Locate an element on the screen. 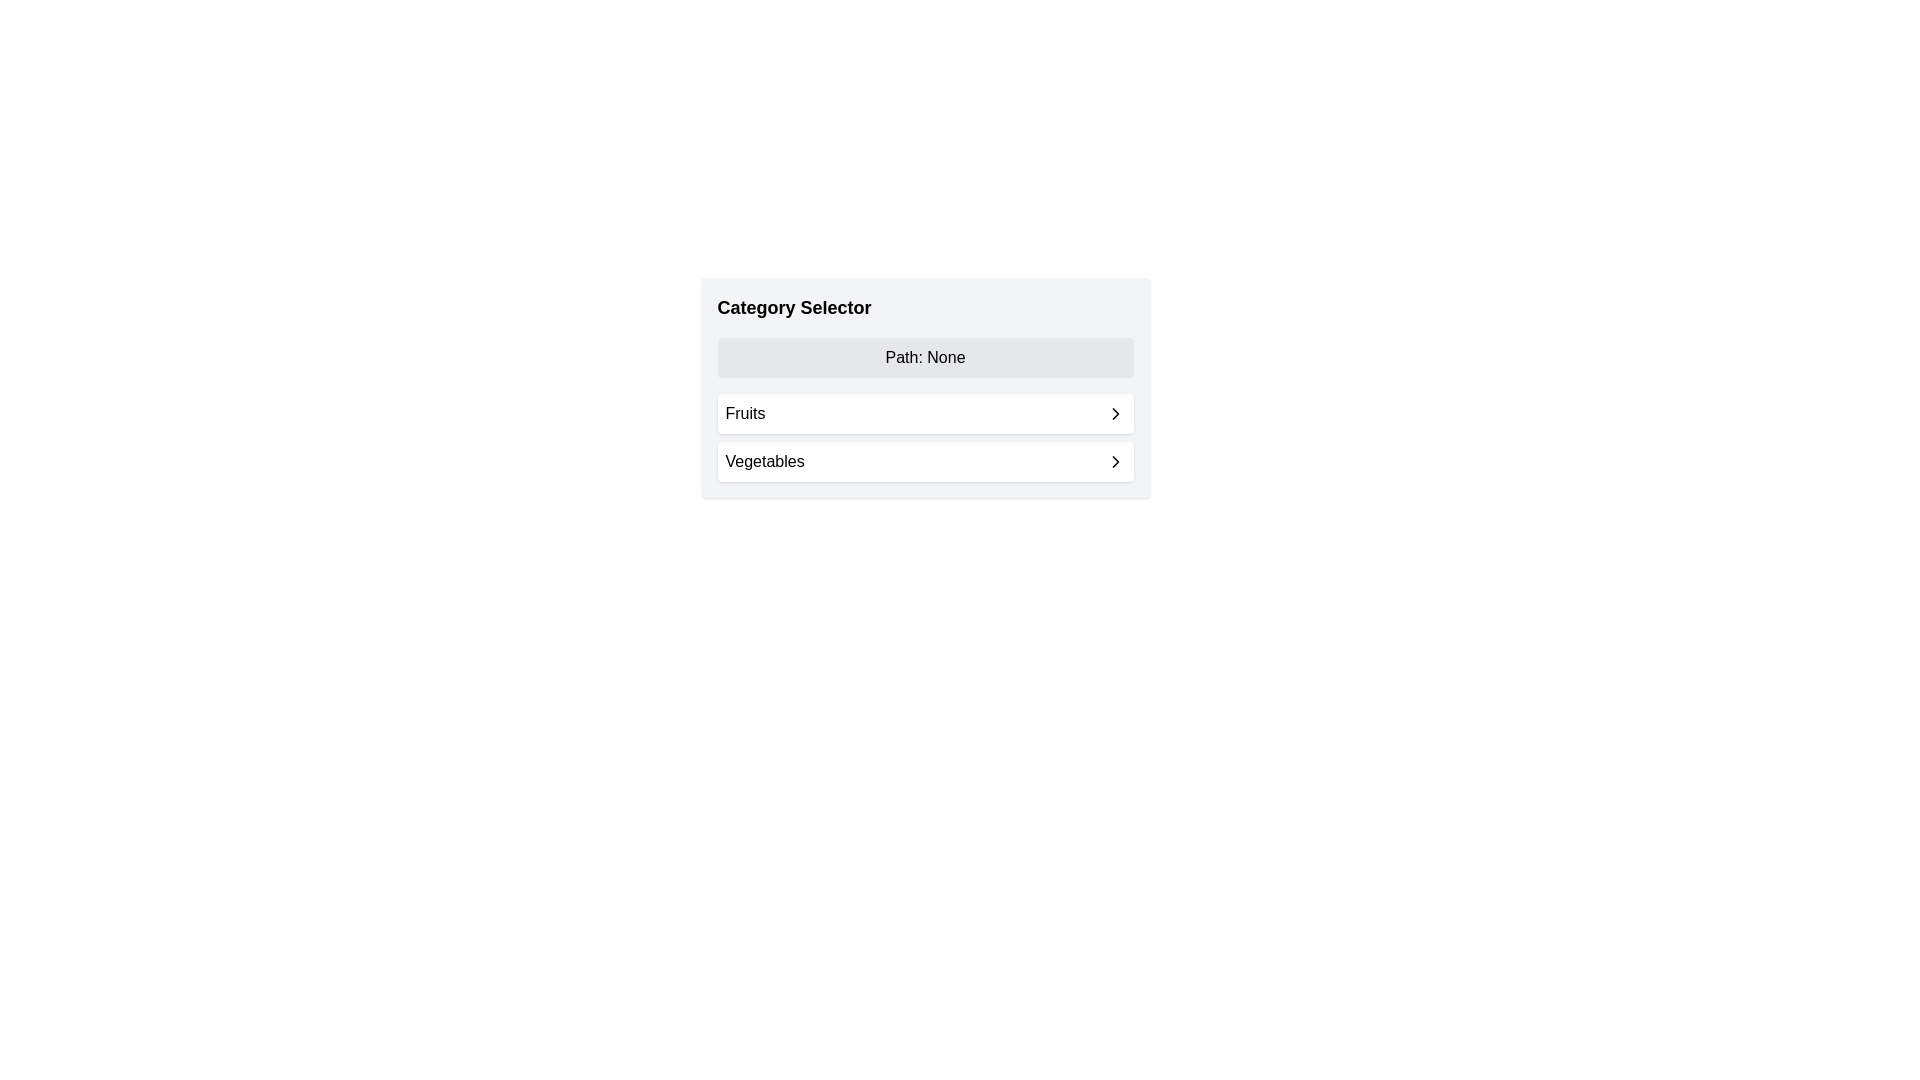 This screenshot has height=1080, width=1920. the rightward-pointing chevron icon within the 'Fruits' button to initiate navigation is located at coordinates (1114, 412).